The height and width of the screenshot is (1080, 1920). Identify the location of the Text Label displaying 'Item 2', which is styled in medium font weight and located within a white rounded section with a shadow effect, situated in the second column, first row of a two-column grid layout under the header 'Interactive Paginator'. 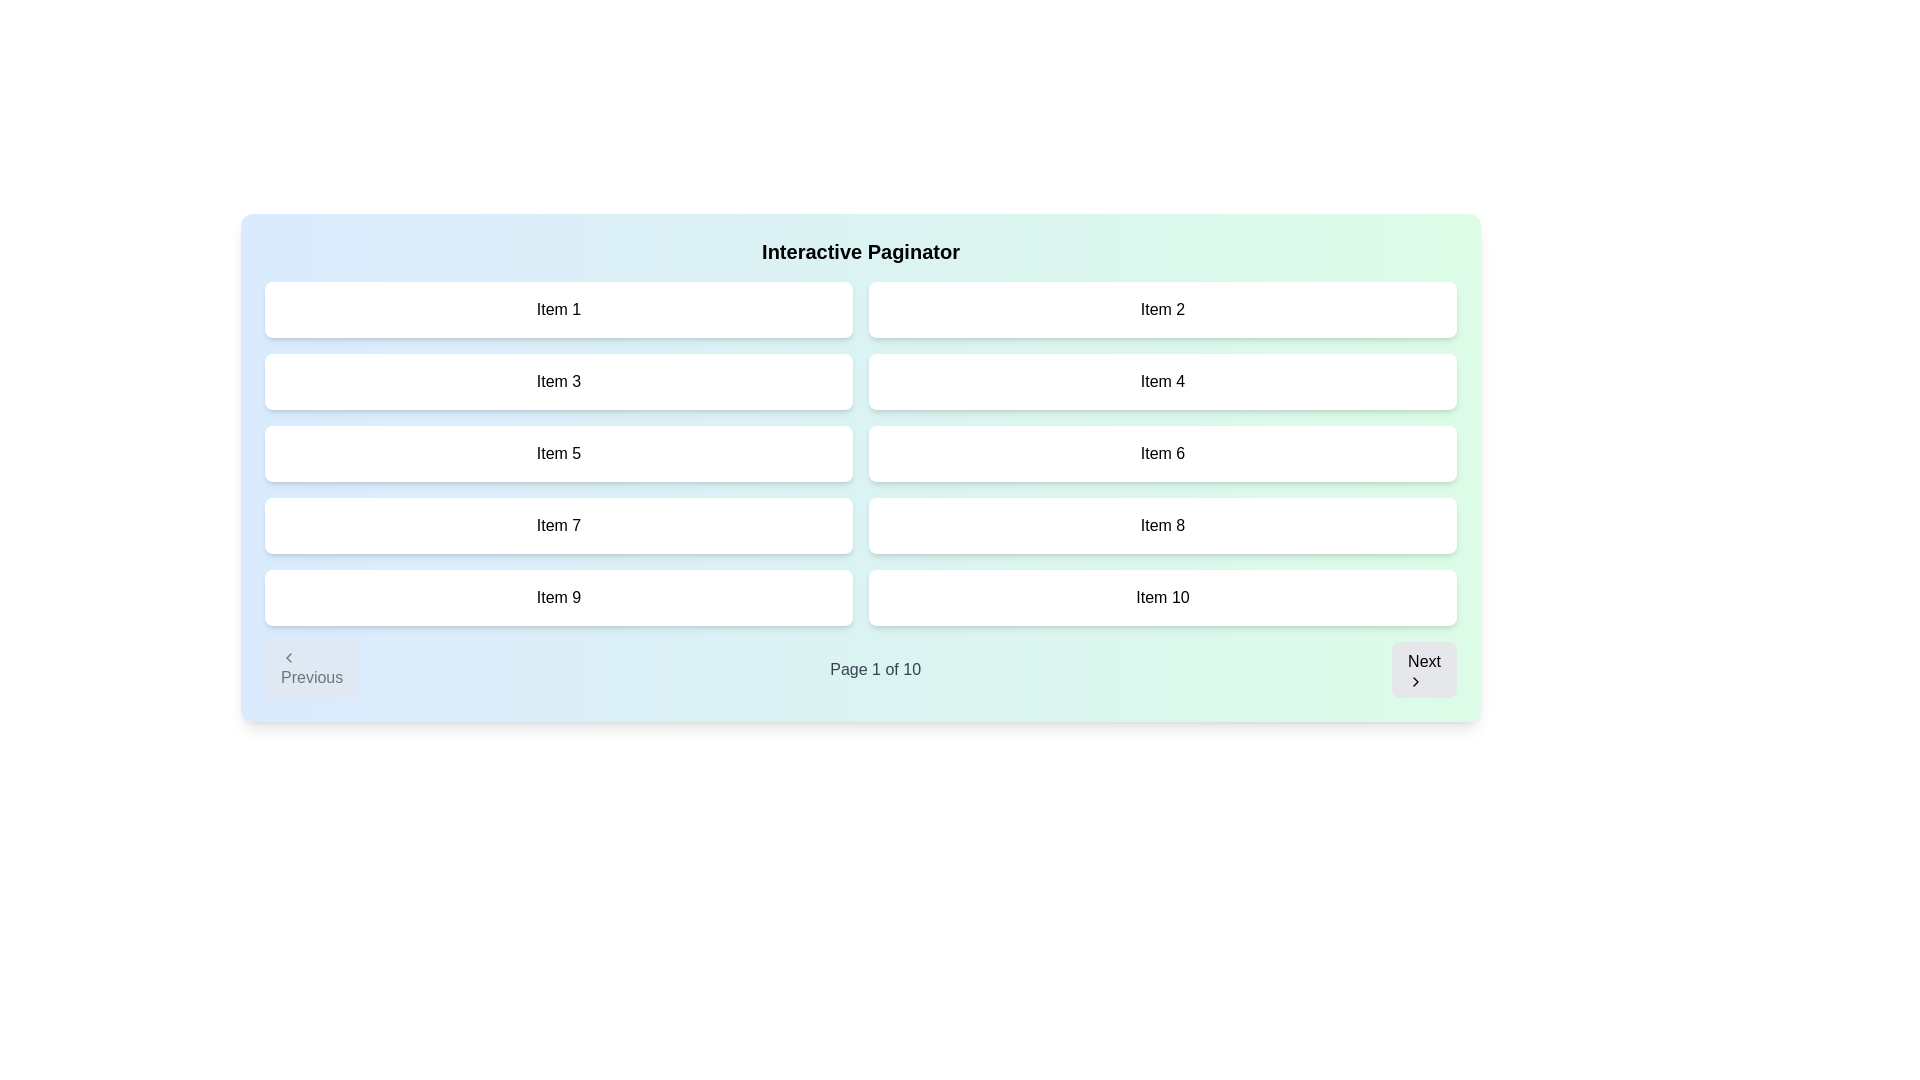
(1162, 309).